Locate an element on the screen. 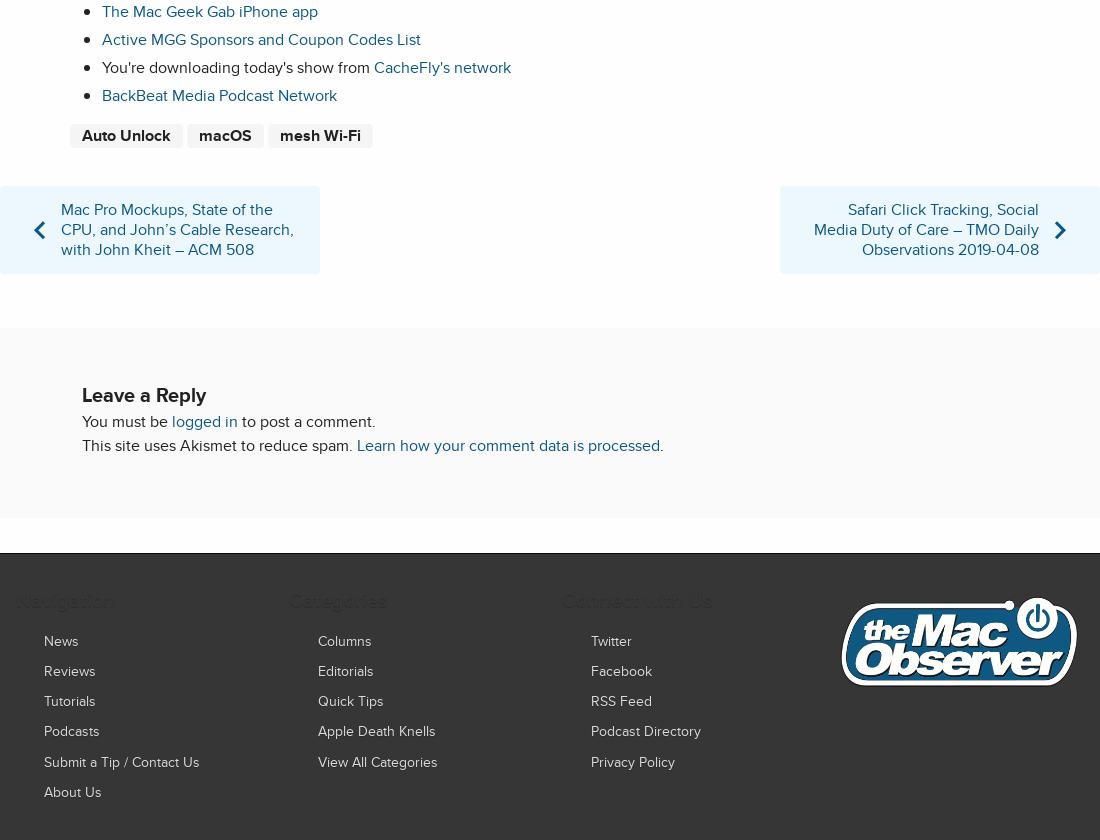  'BackBeat Media Podcast Network' is located at coordinates (219, 95).